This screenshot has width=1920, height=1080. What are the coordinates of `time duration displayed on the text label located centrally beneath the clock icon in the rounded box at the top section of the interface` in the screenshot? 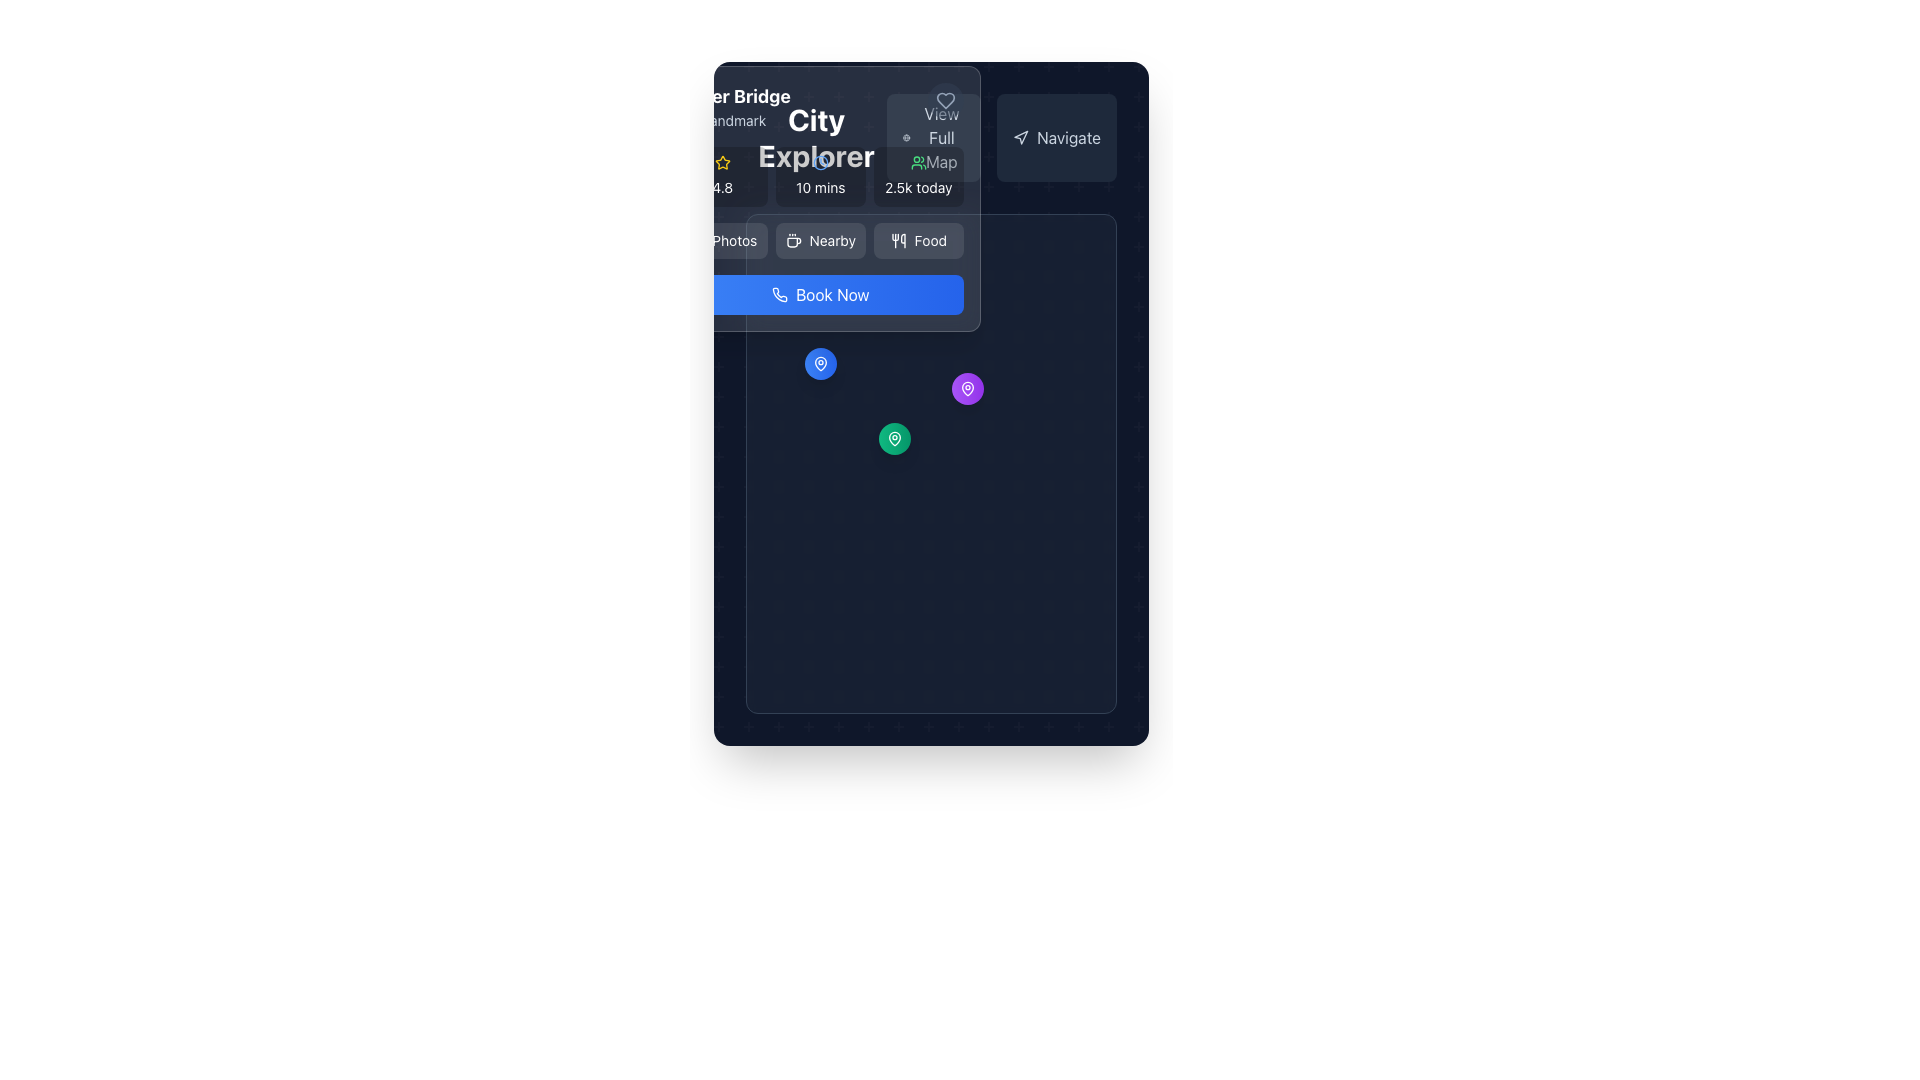 It's located at (820, 187).